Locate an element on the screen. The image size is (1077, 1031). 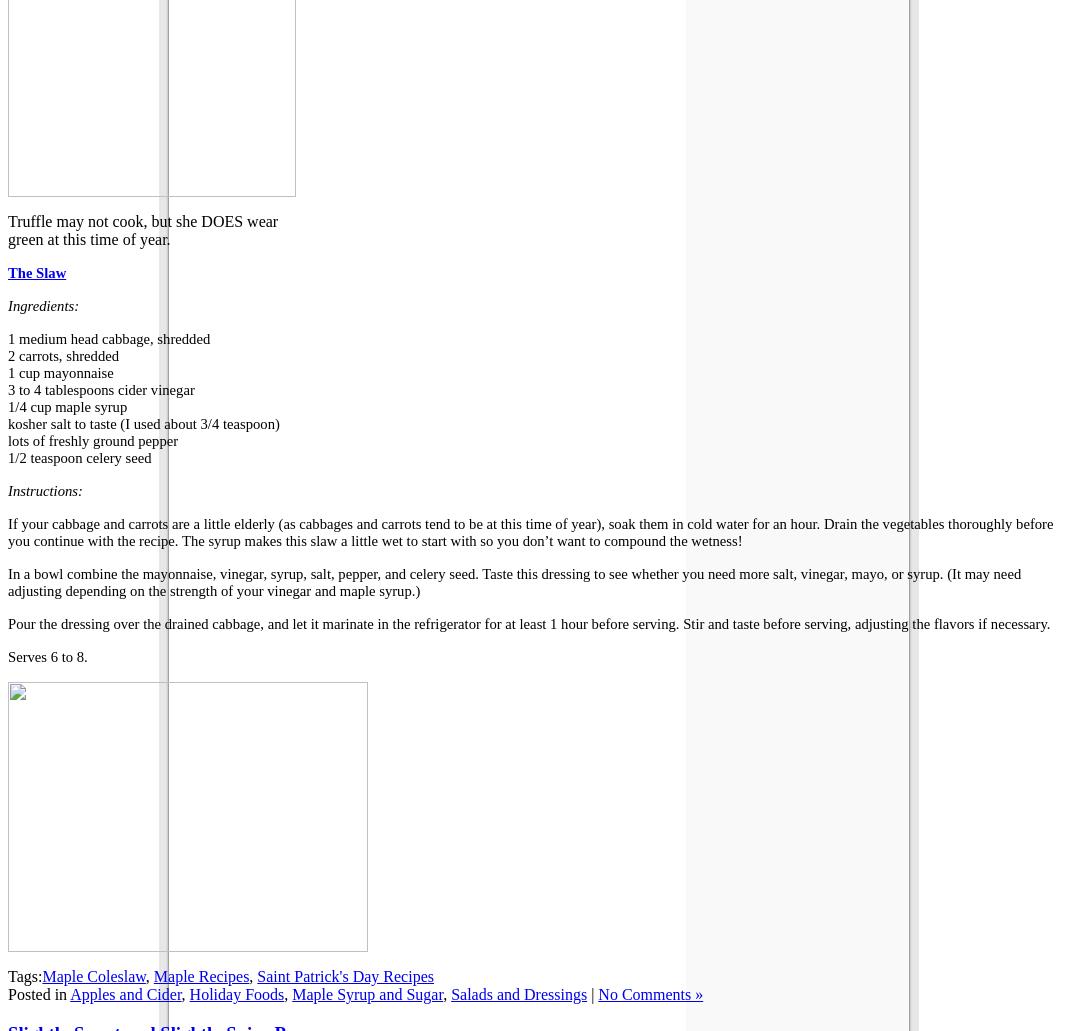
'Salads and Dressings' is located at coordinates (450, 993).